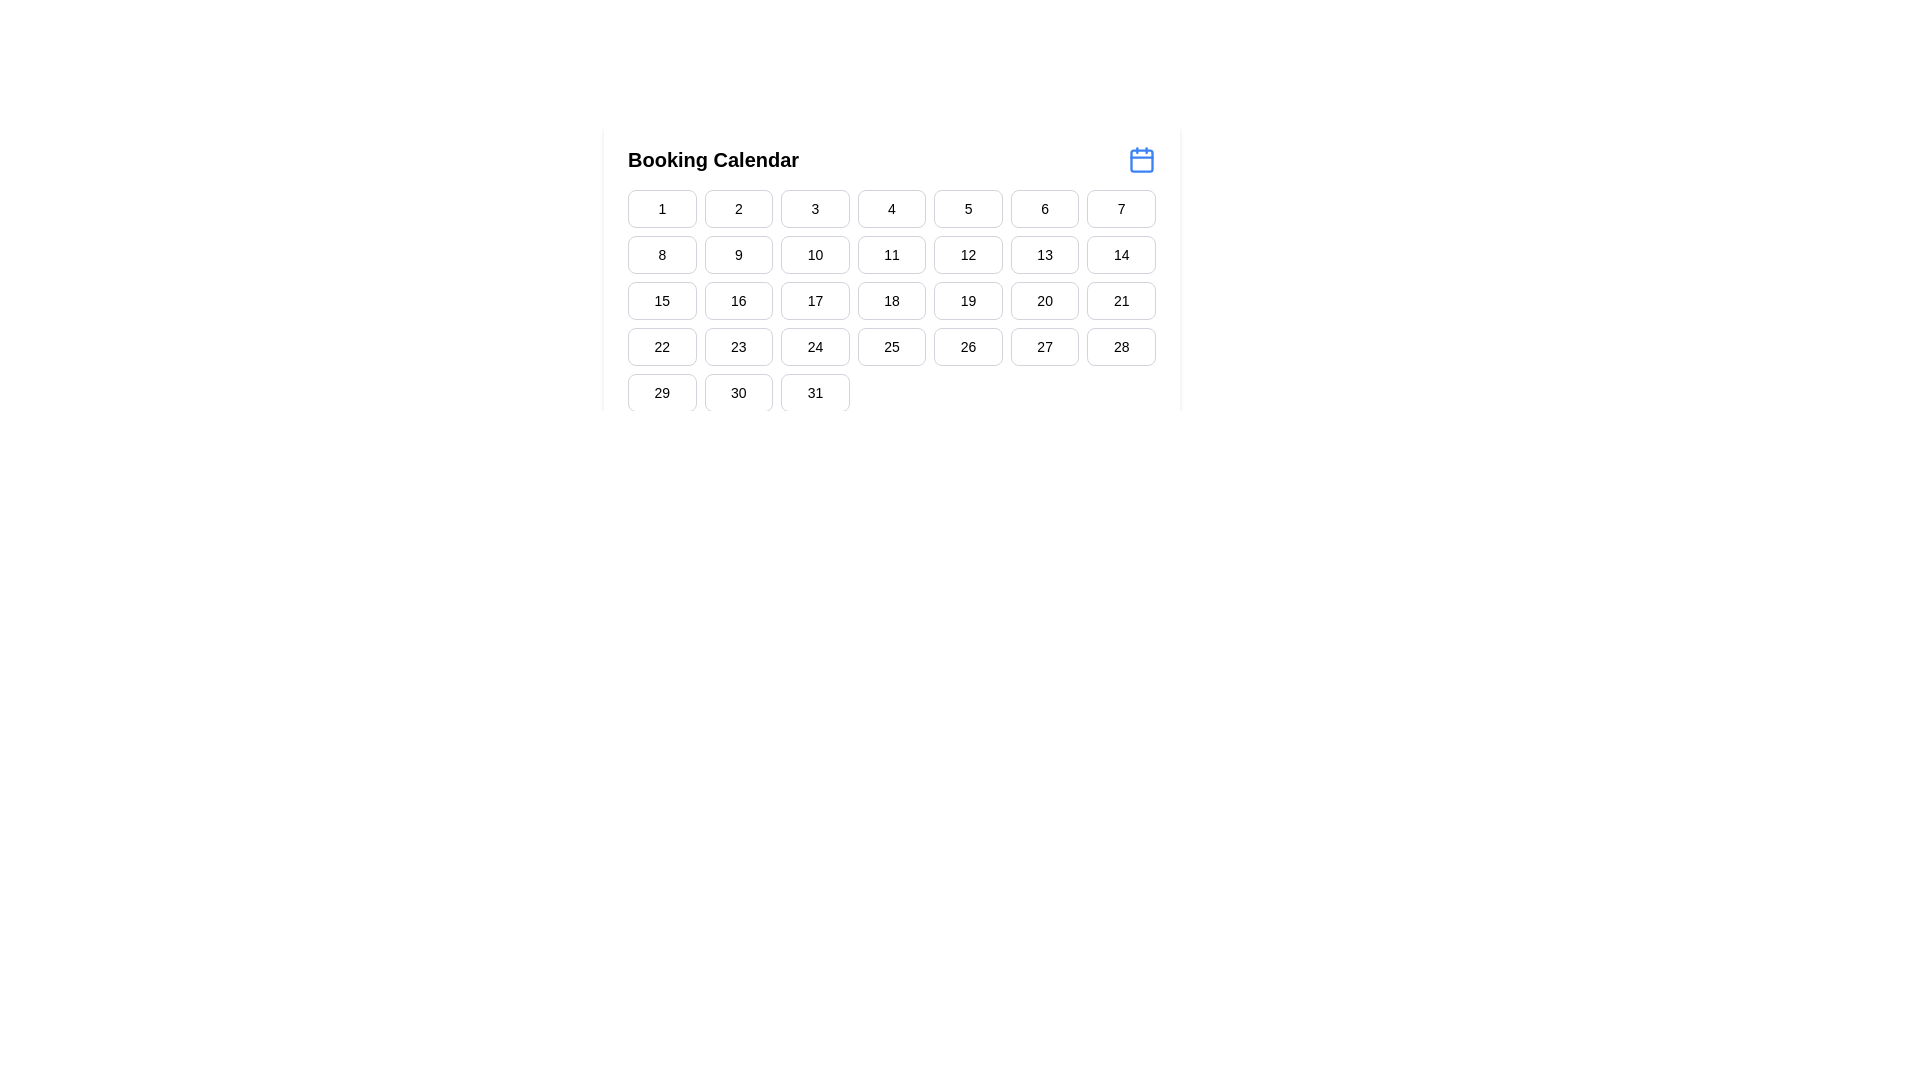  I want to click on the calendar icon located to the right of the 'Booking Calendar' title in the header section, so click(1142, 158).